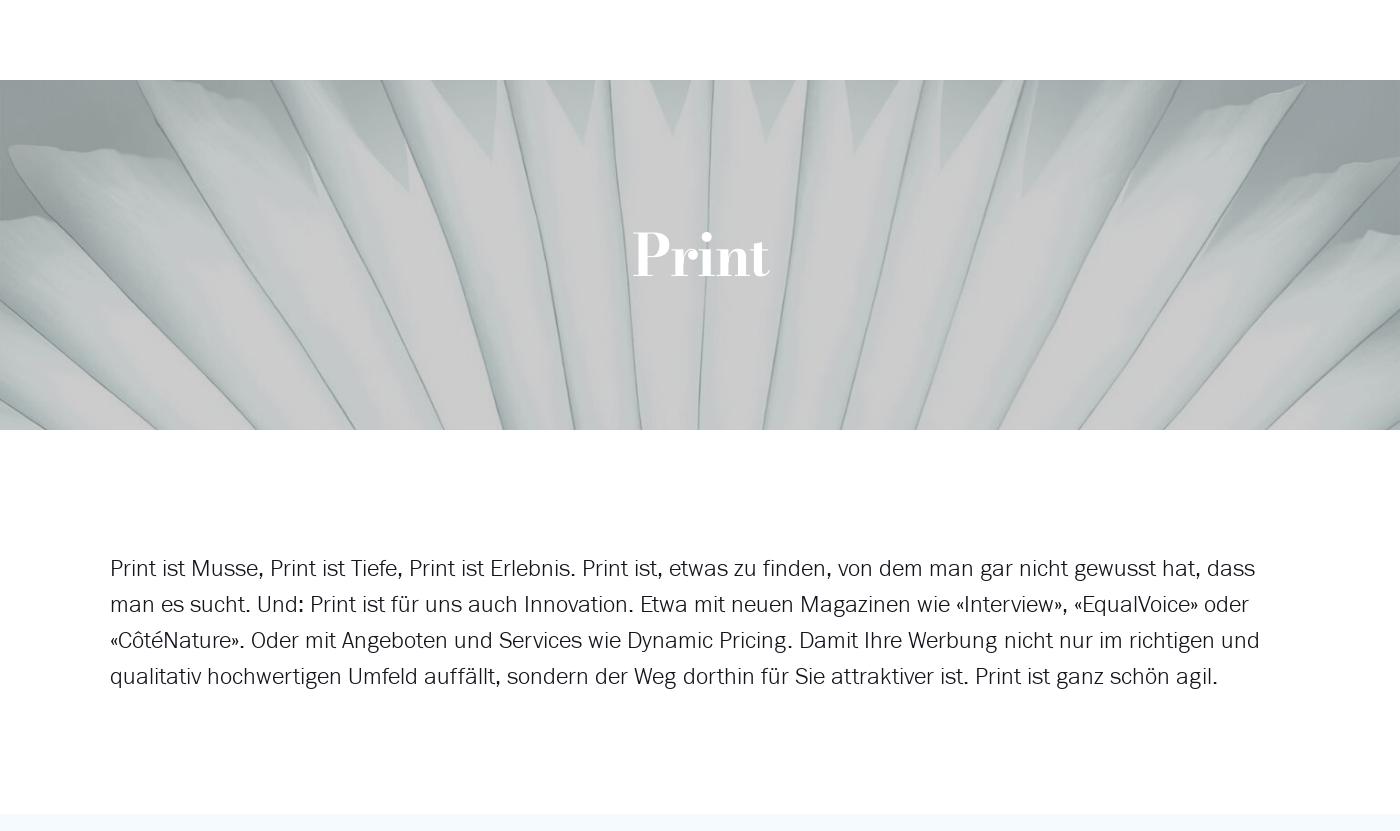  Describe the element at coordinates (667, 214) in the screenshot. I see `'Kundenmagazine'` at that location.